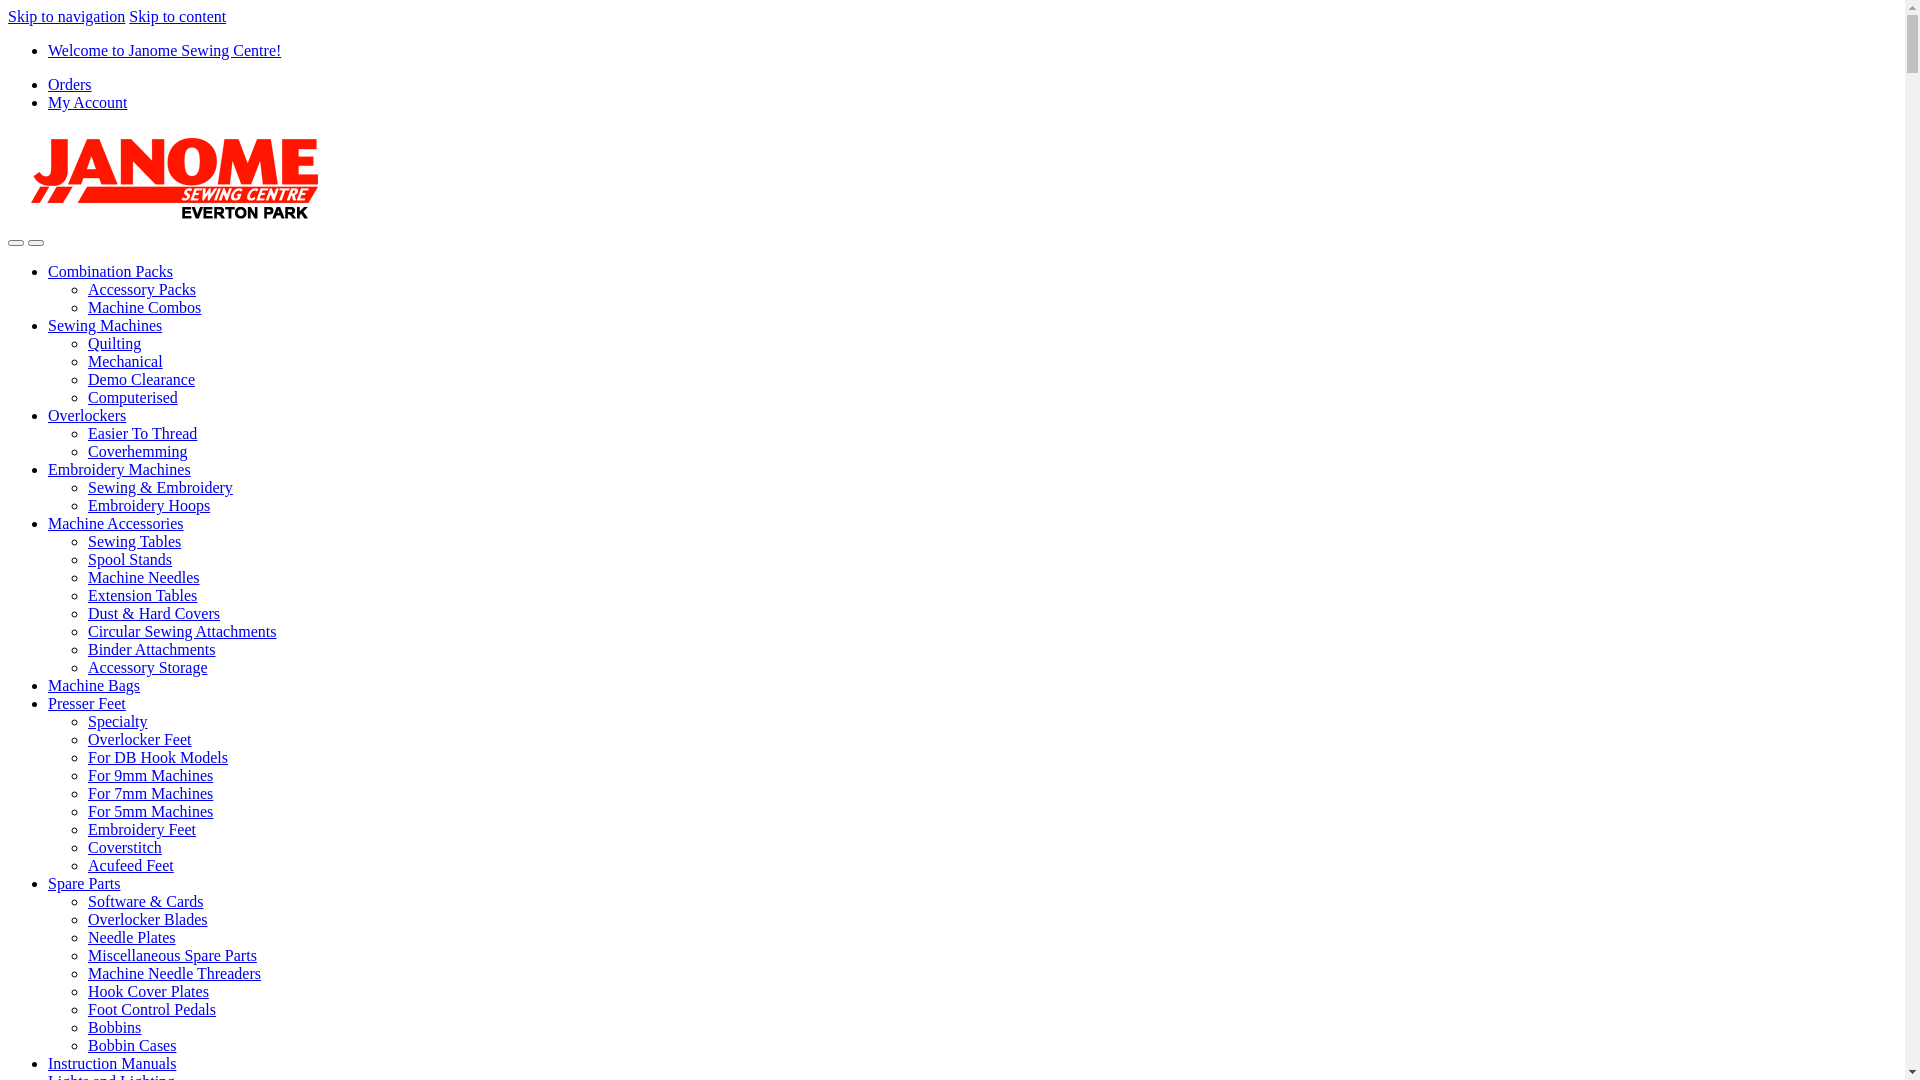 Image resolution: width=1920 pixels, height=1080 pixels. I want to click on 'Extension Tables', so click(141, 594).